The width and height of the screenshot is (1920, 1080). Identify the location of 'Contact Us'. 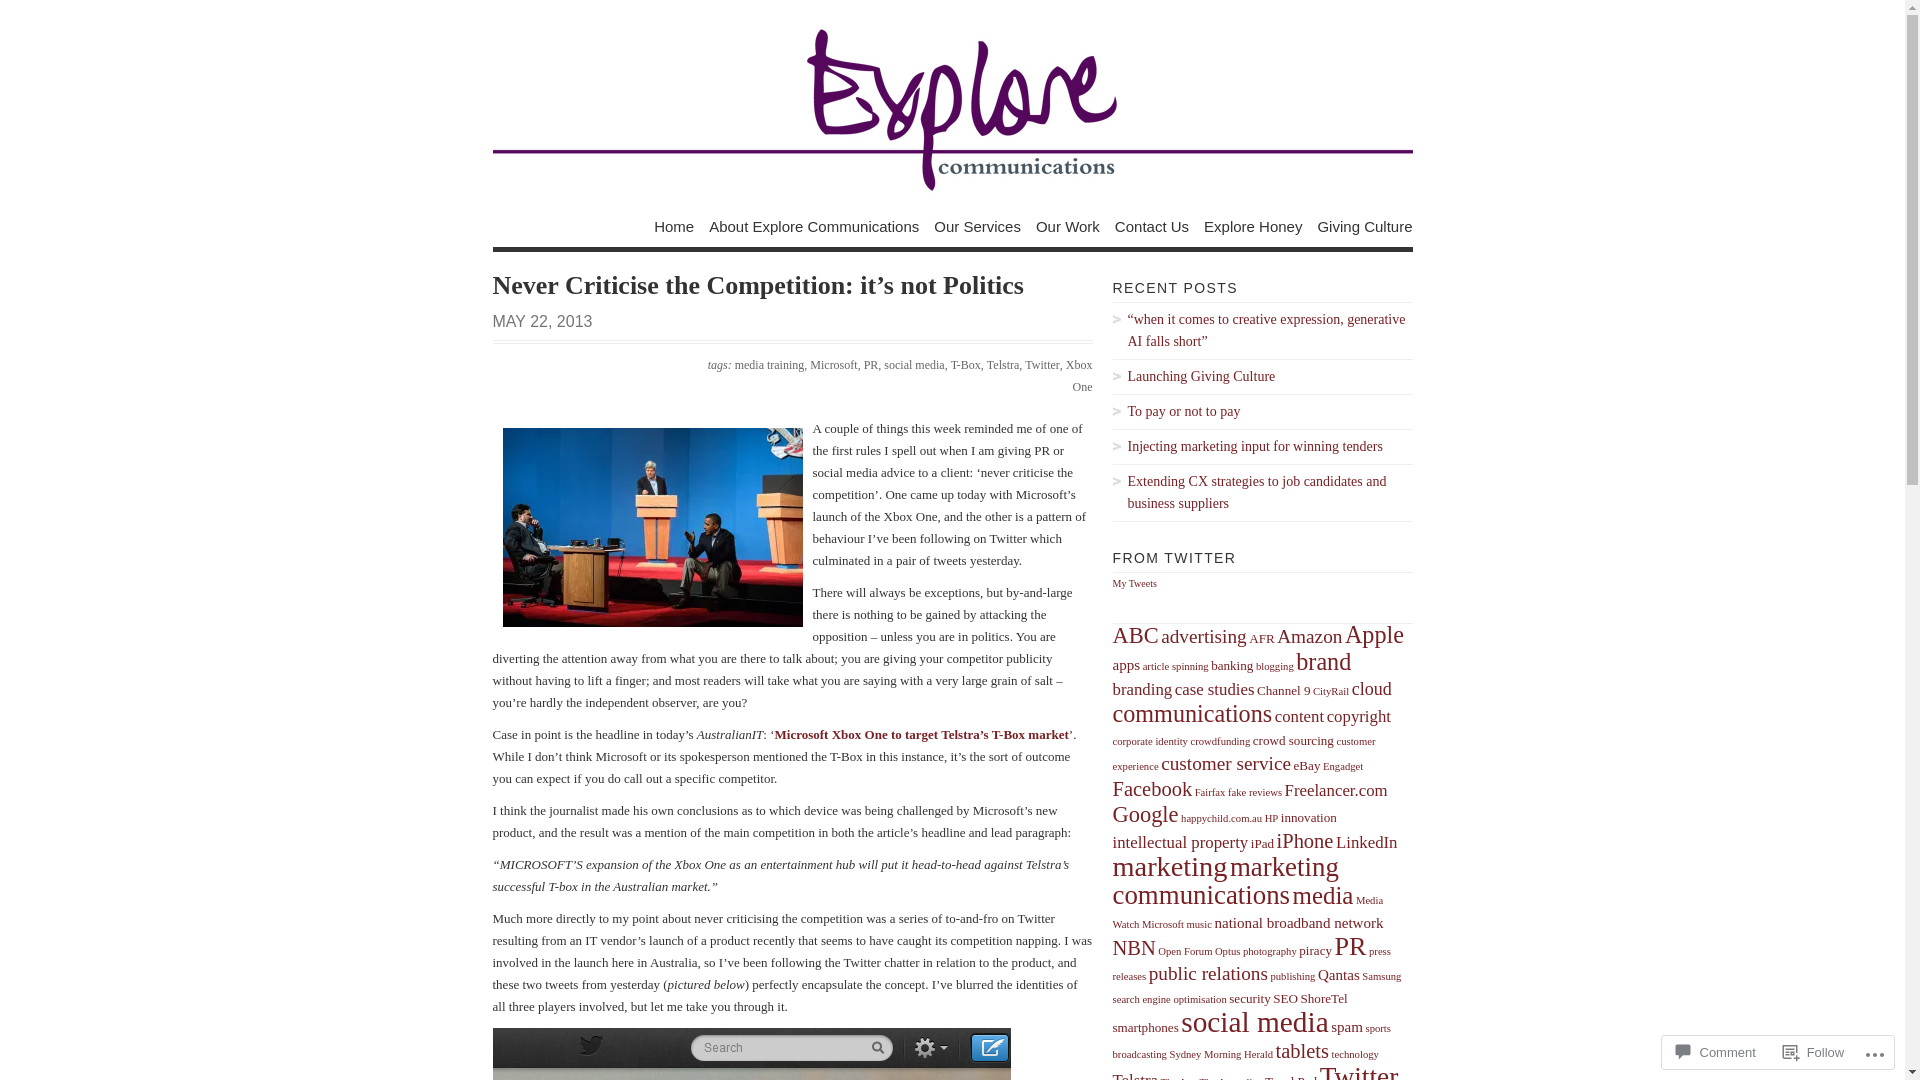
(1152, 225).